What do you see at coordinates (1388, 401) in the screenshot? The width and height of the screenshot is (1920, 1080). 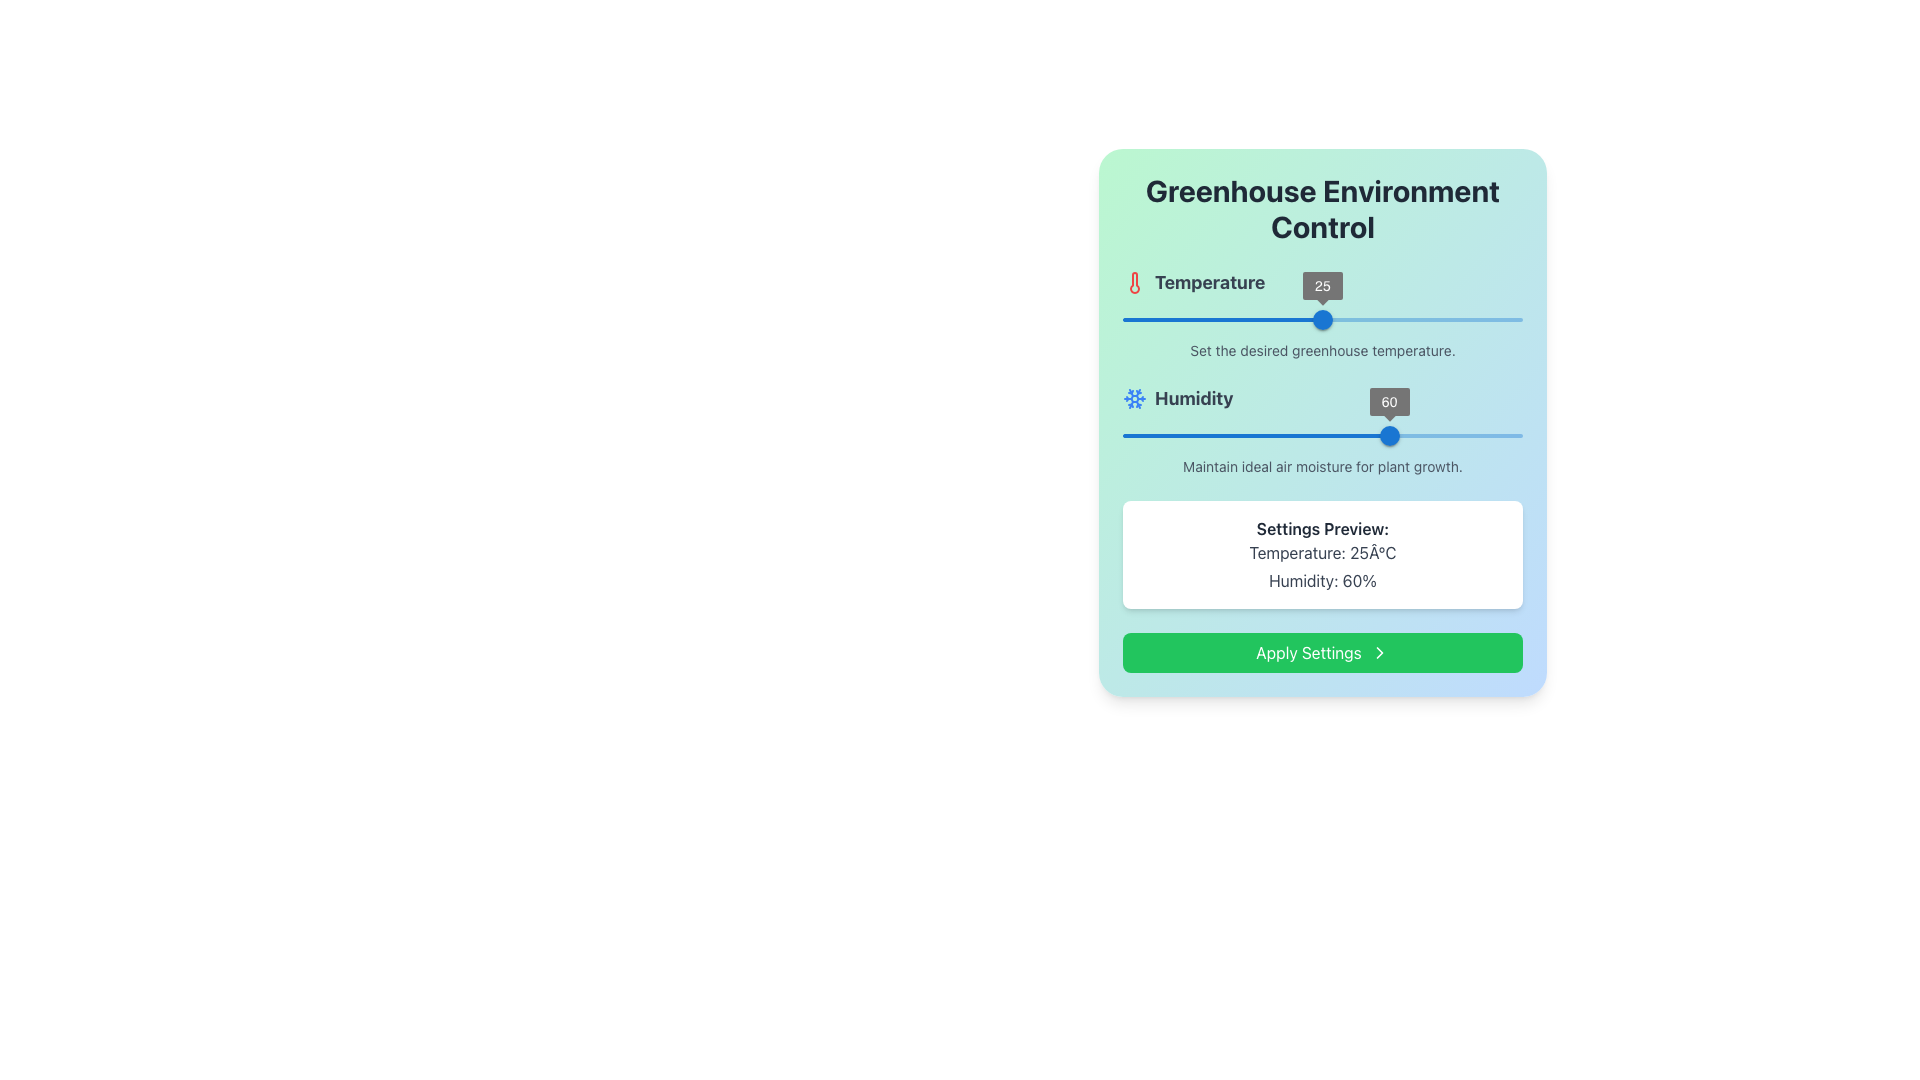 I see `the Value label displaying '60' in white text on a gray background, positioned above the 'Humidity' slider` at bounding box center [1388, 401].